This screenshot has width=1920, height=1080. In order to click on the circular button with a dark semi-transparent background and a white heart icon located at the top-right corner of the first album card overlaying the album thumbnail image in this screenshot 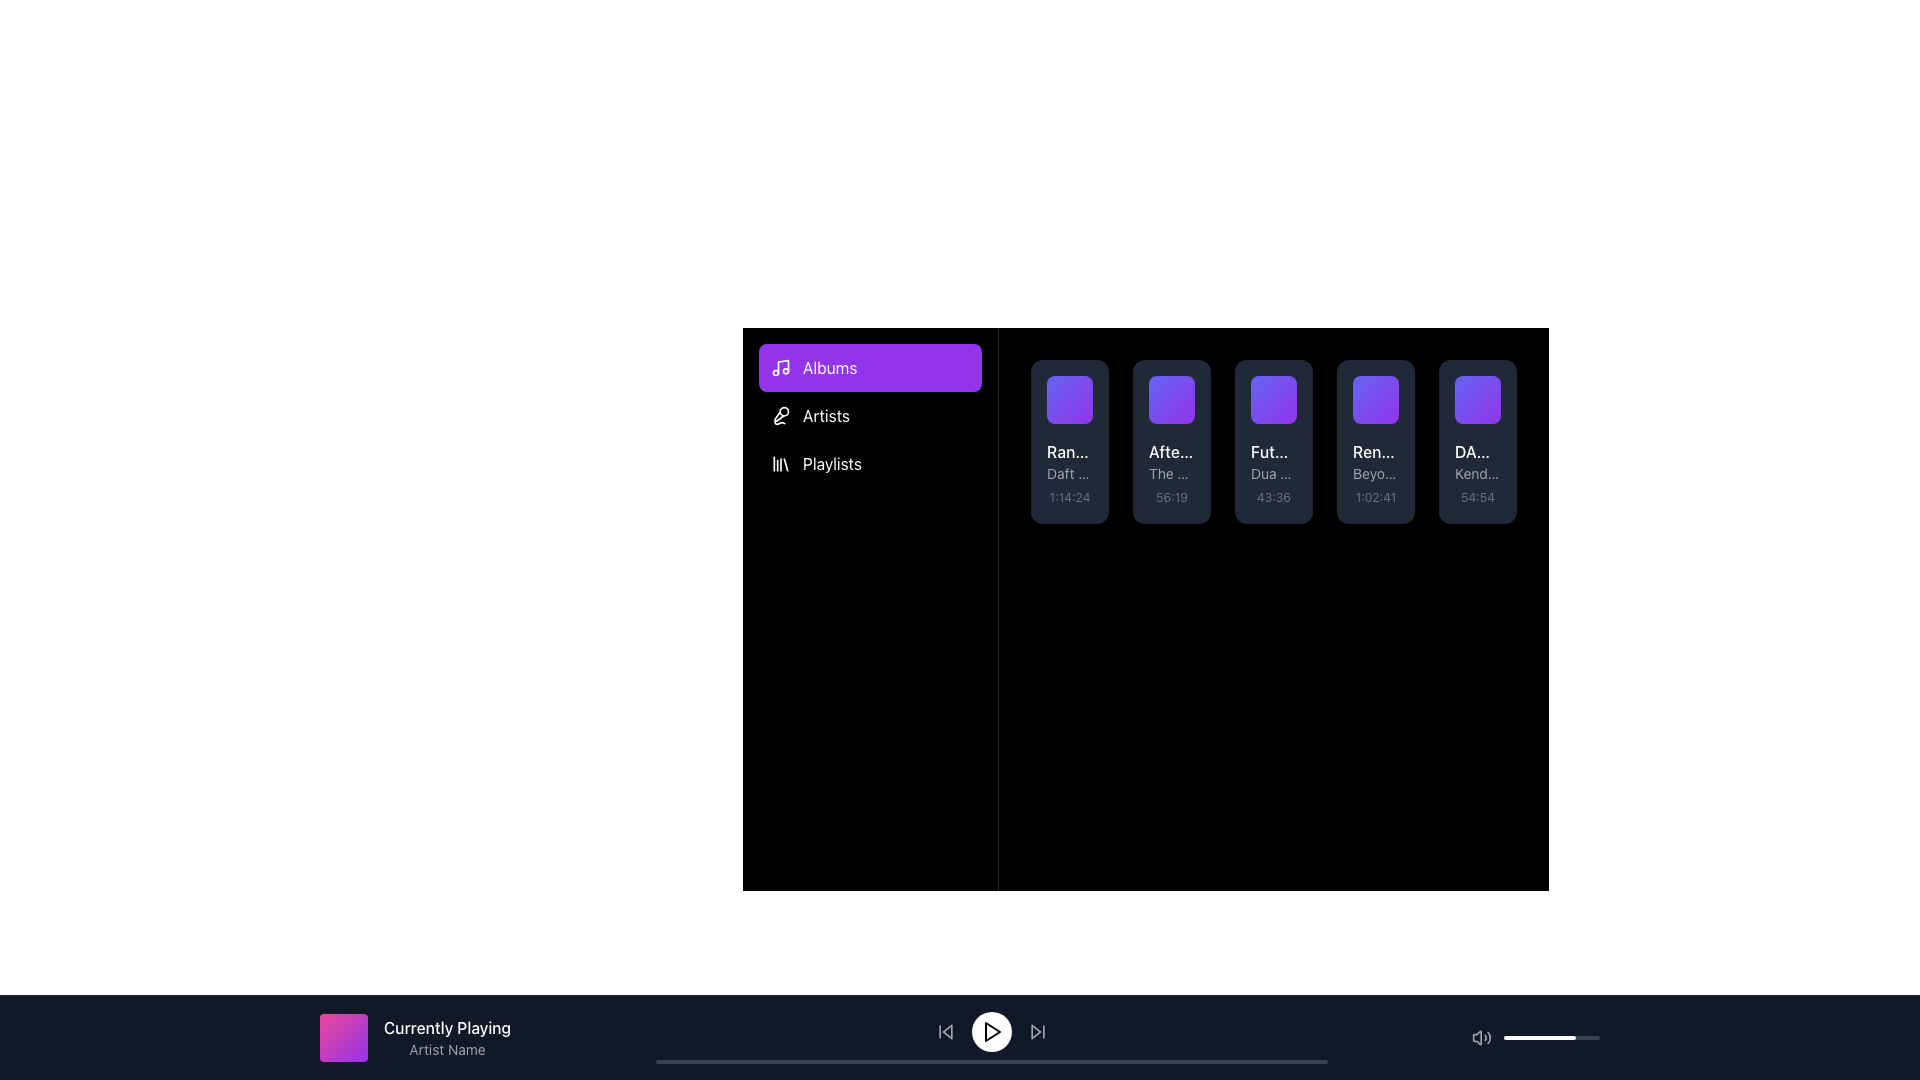, I will do `click(1079, 388)`.